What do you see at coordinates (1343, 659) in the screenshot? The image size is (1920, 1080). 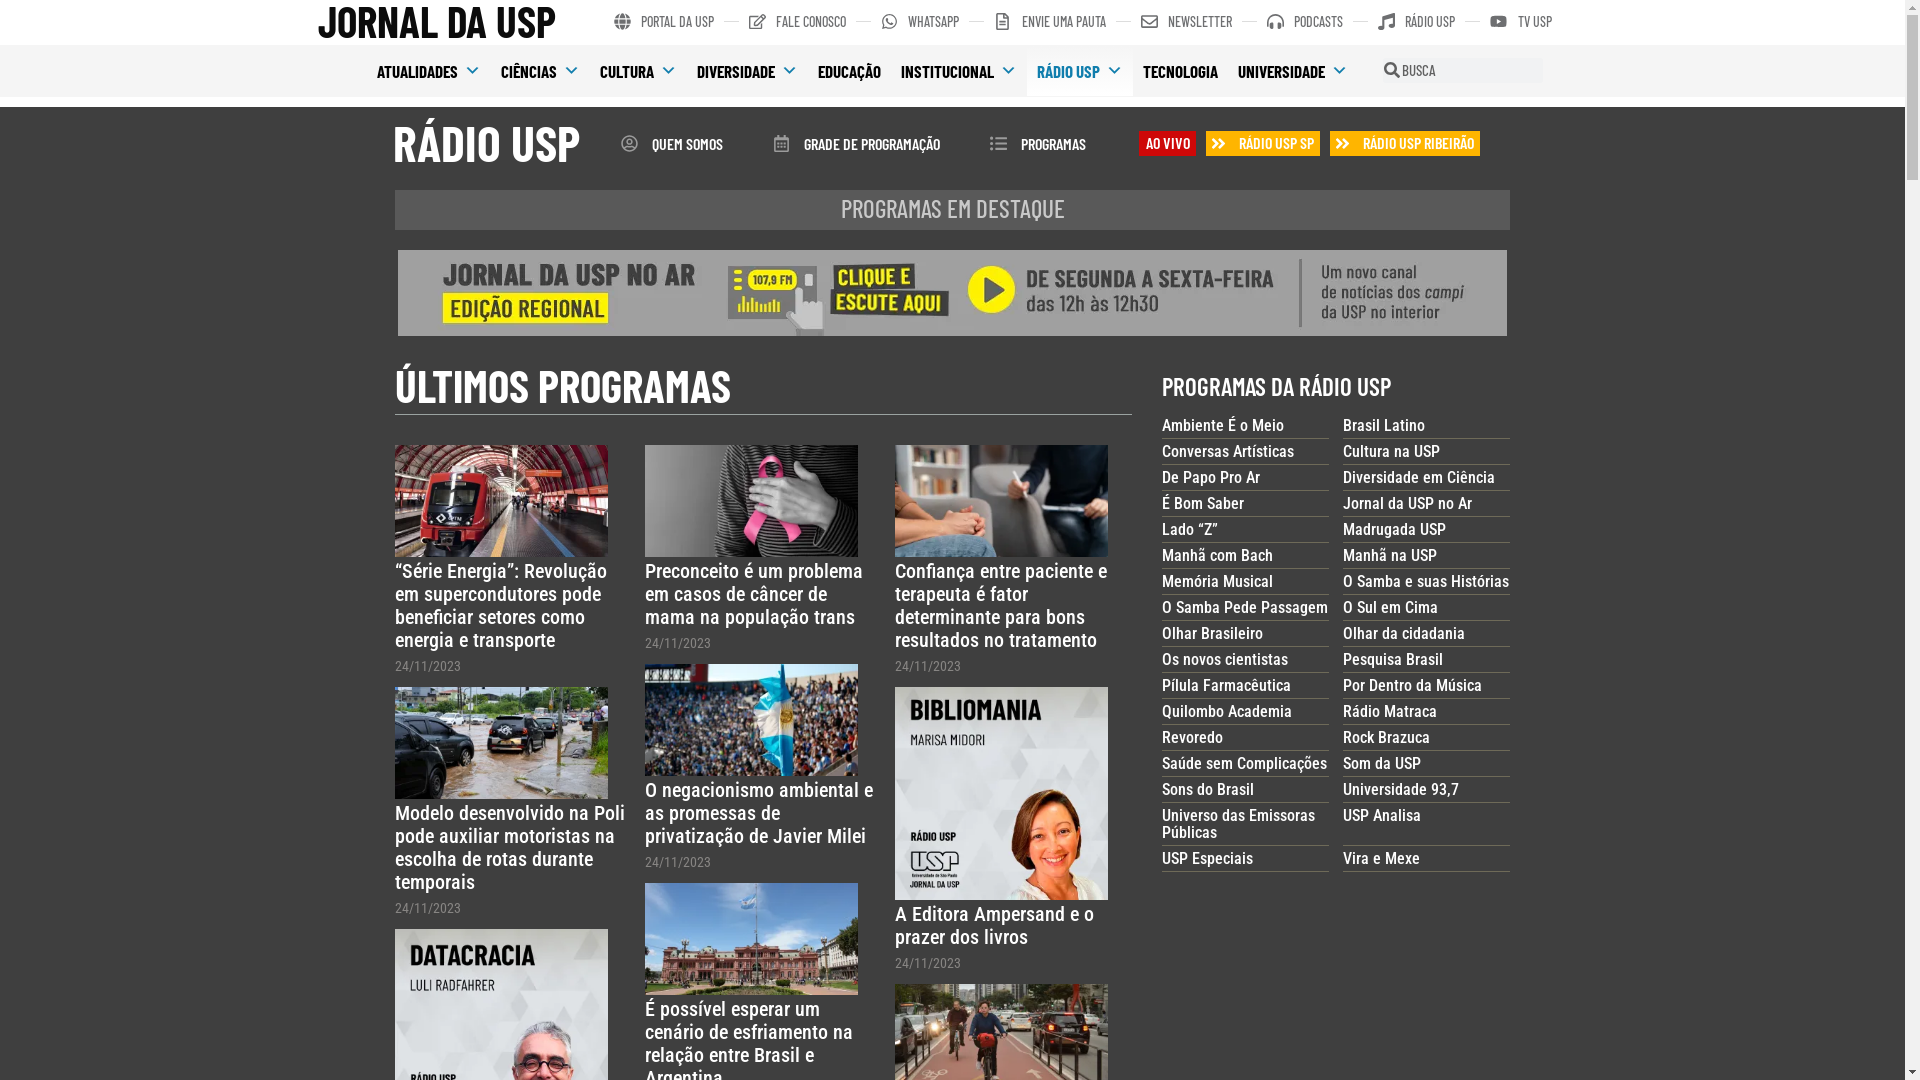 I see `'Pesquisa Brasil'` at bounding box center [1343, 659].